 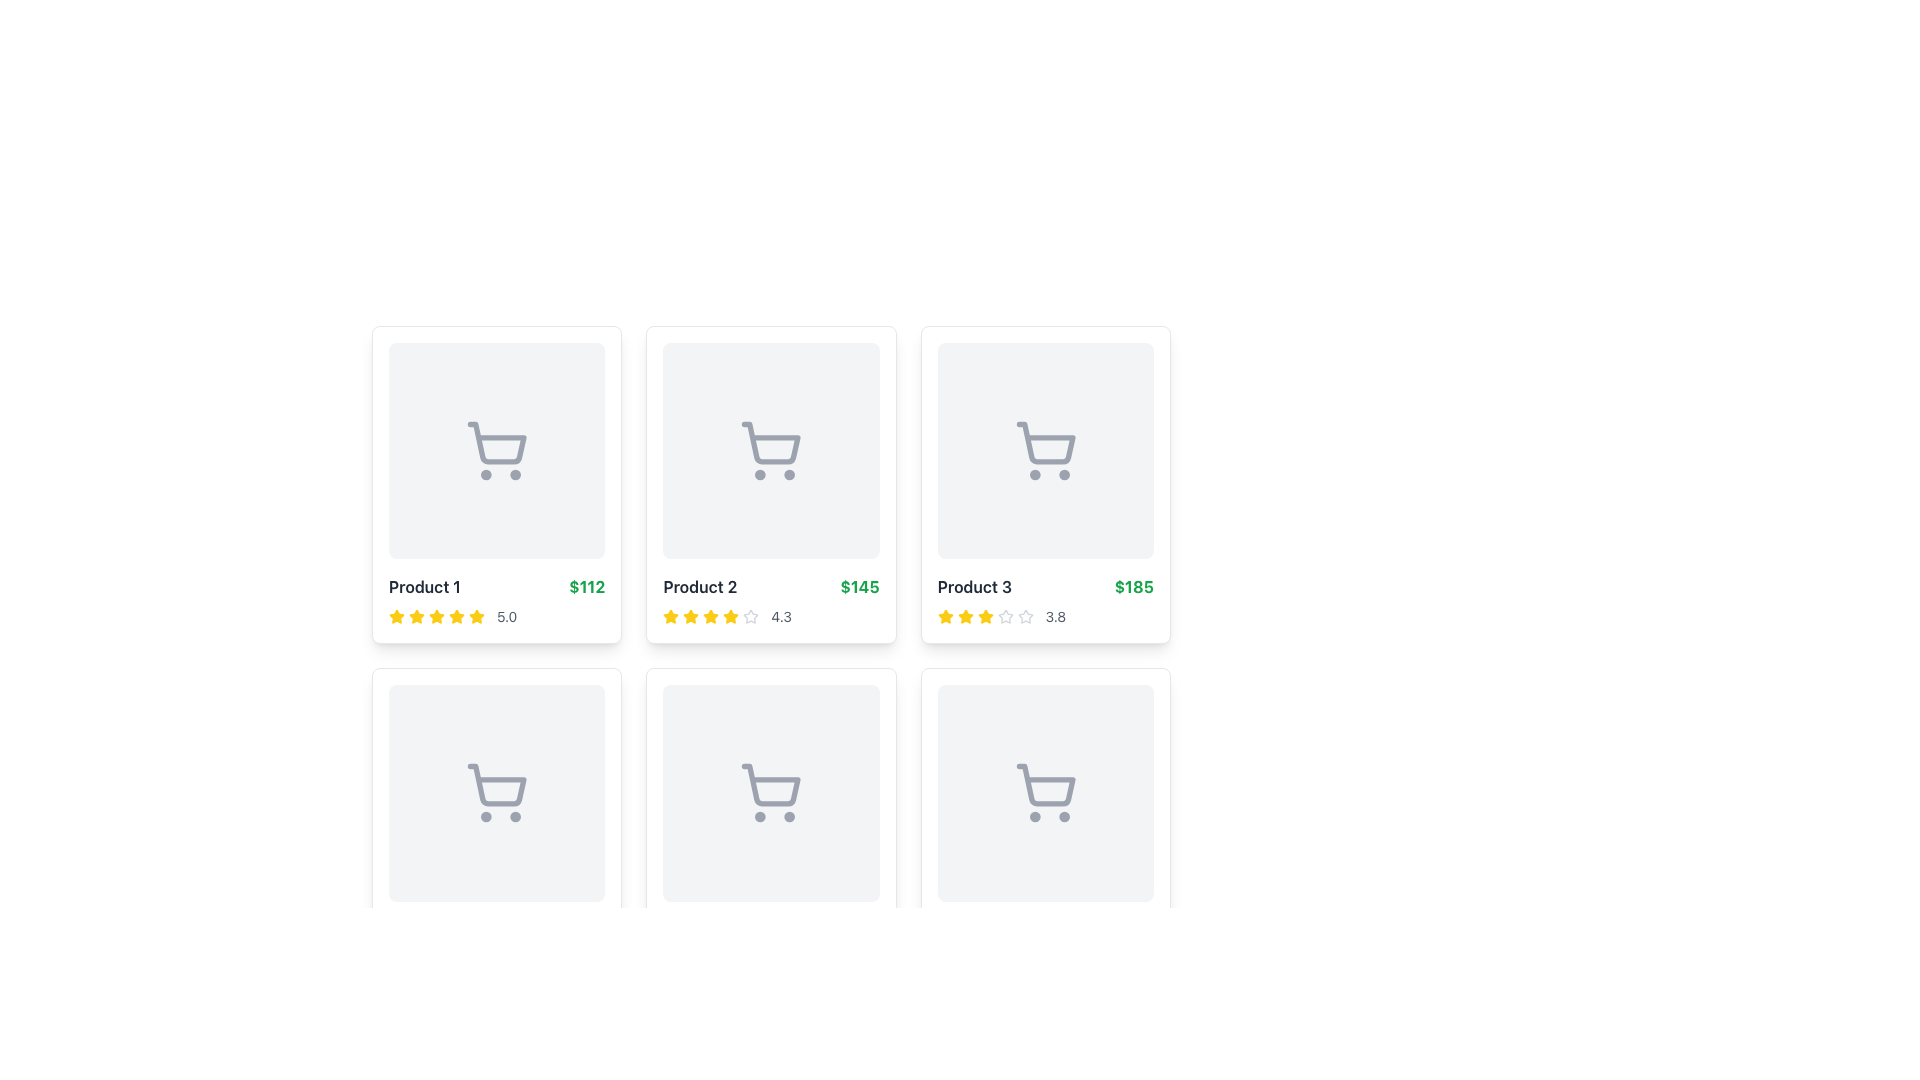 I want to click on the rating display element consisting of yellow stars and a numeric rating value '4.3' located in the lower region of the card labeled 'Product 2', so click(x=770, y=616).